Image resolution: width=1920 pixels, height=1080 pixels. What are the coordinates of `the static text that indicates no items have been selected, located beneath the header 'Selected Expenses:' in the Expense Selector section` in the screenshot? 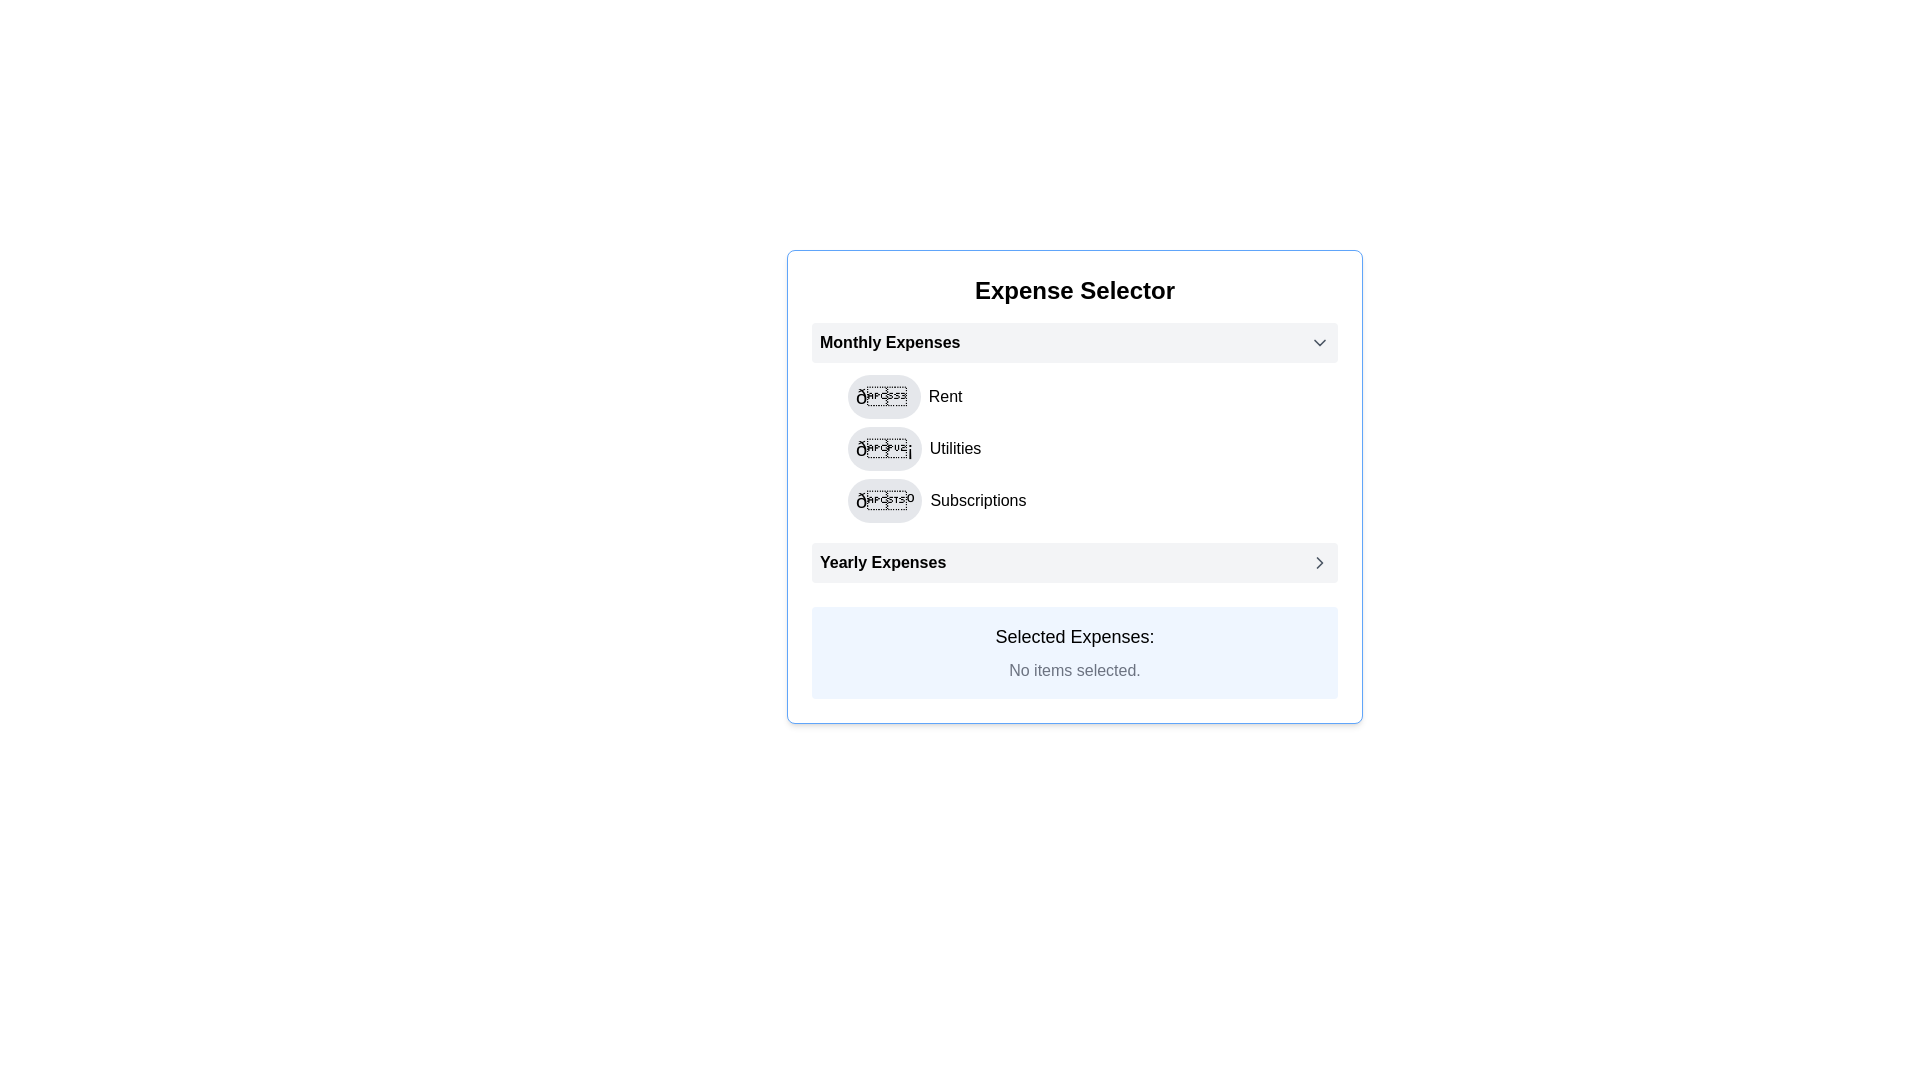 It's located at (1074, 671).